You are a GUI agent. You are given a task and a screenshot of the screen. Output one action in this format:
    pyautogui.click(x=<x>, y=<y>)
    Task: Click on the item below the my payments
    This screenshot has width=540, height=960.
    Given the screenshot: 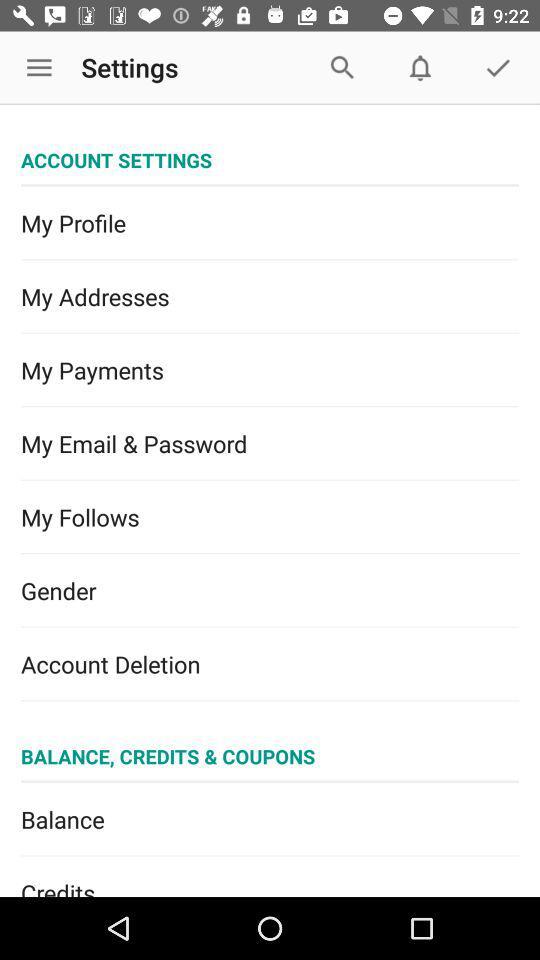 What is the action you would take?
    pyautogui.click(x=270, y=444)
    